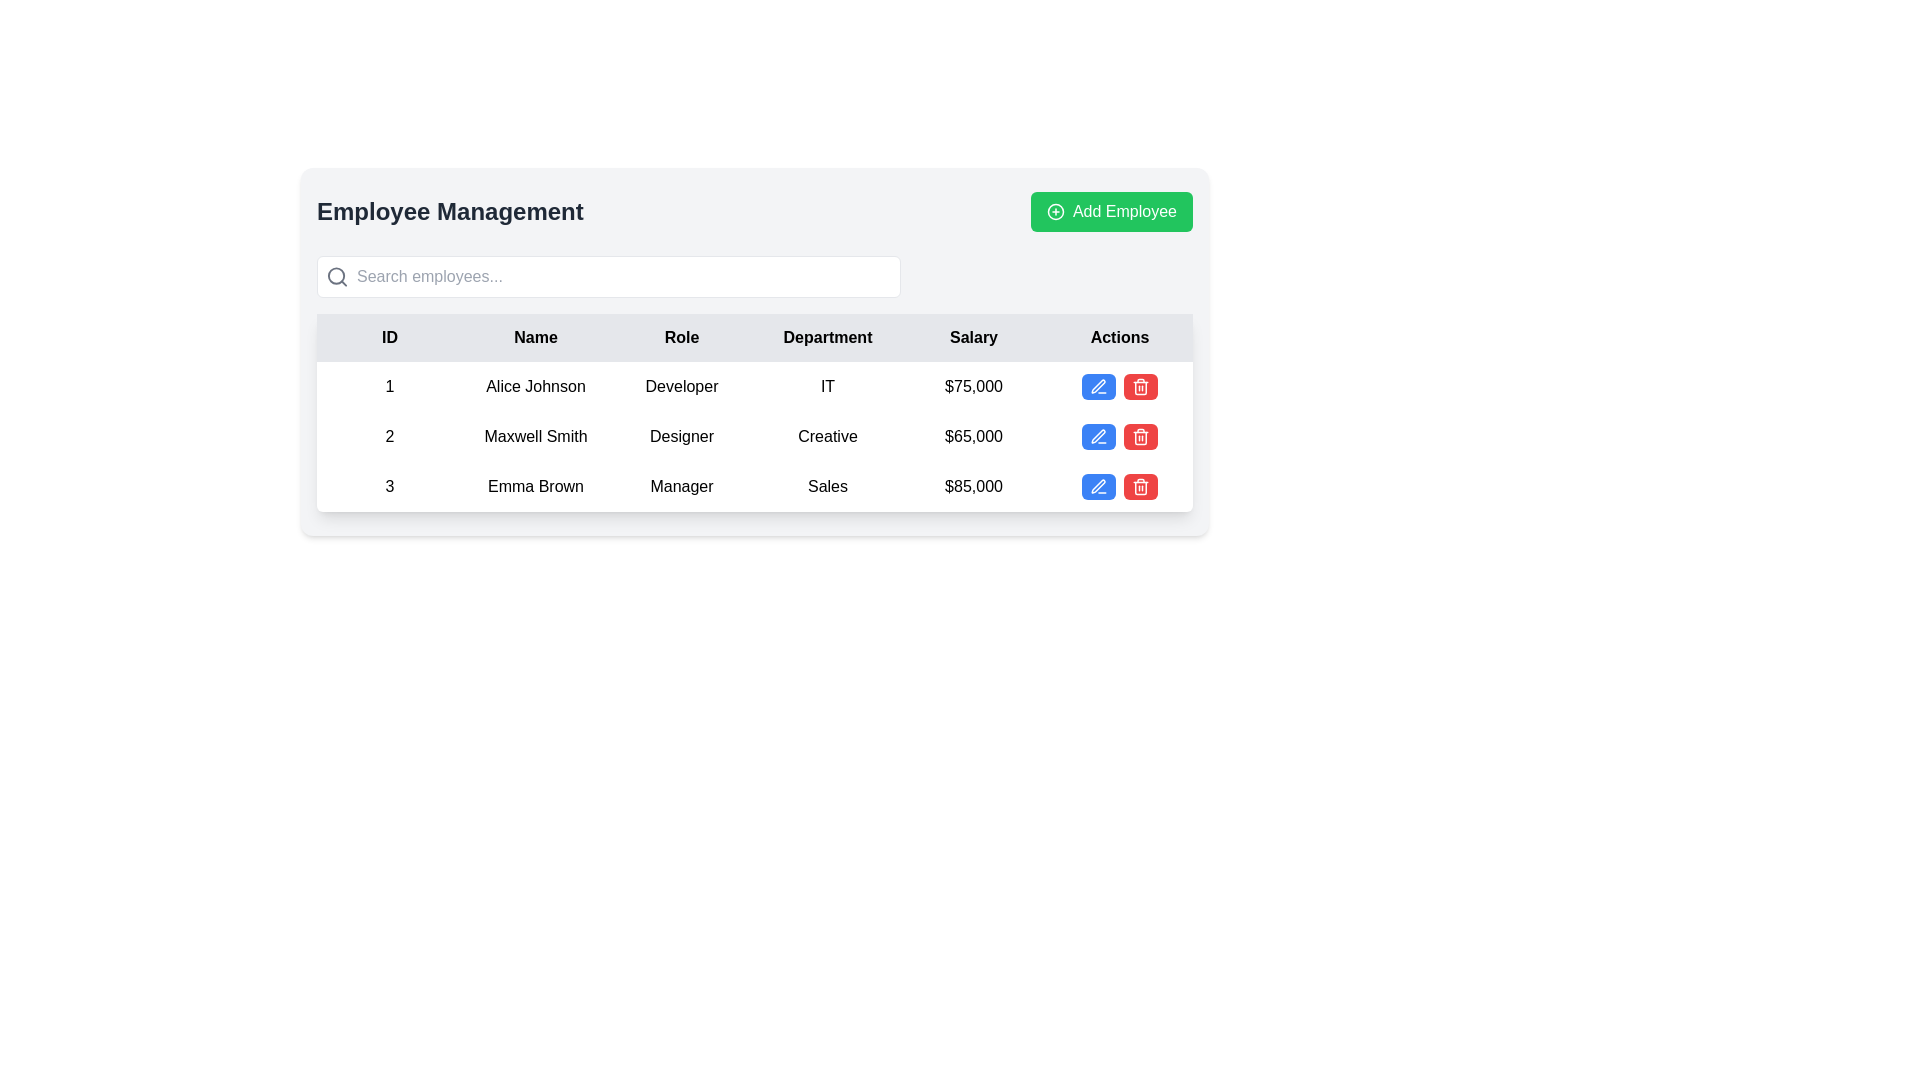  Describe the element at coordinates (1098, 386) in the screenshot. I see `the pen icon located next to the text 'Emma Brown' in the 'Actions' column of the interface` at that location.